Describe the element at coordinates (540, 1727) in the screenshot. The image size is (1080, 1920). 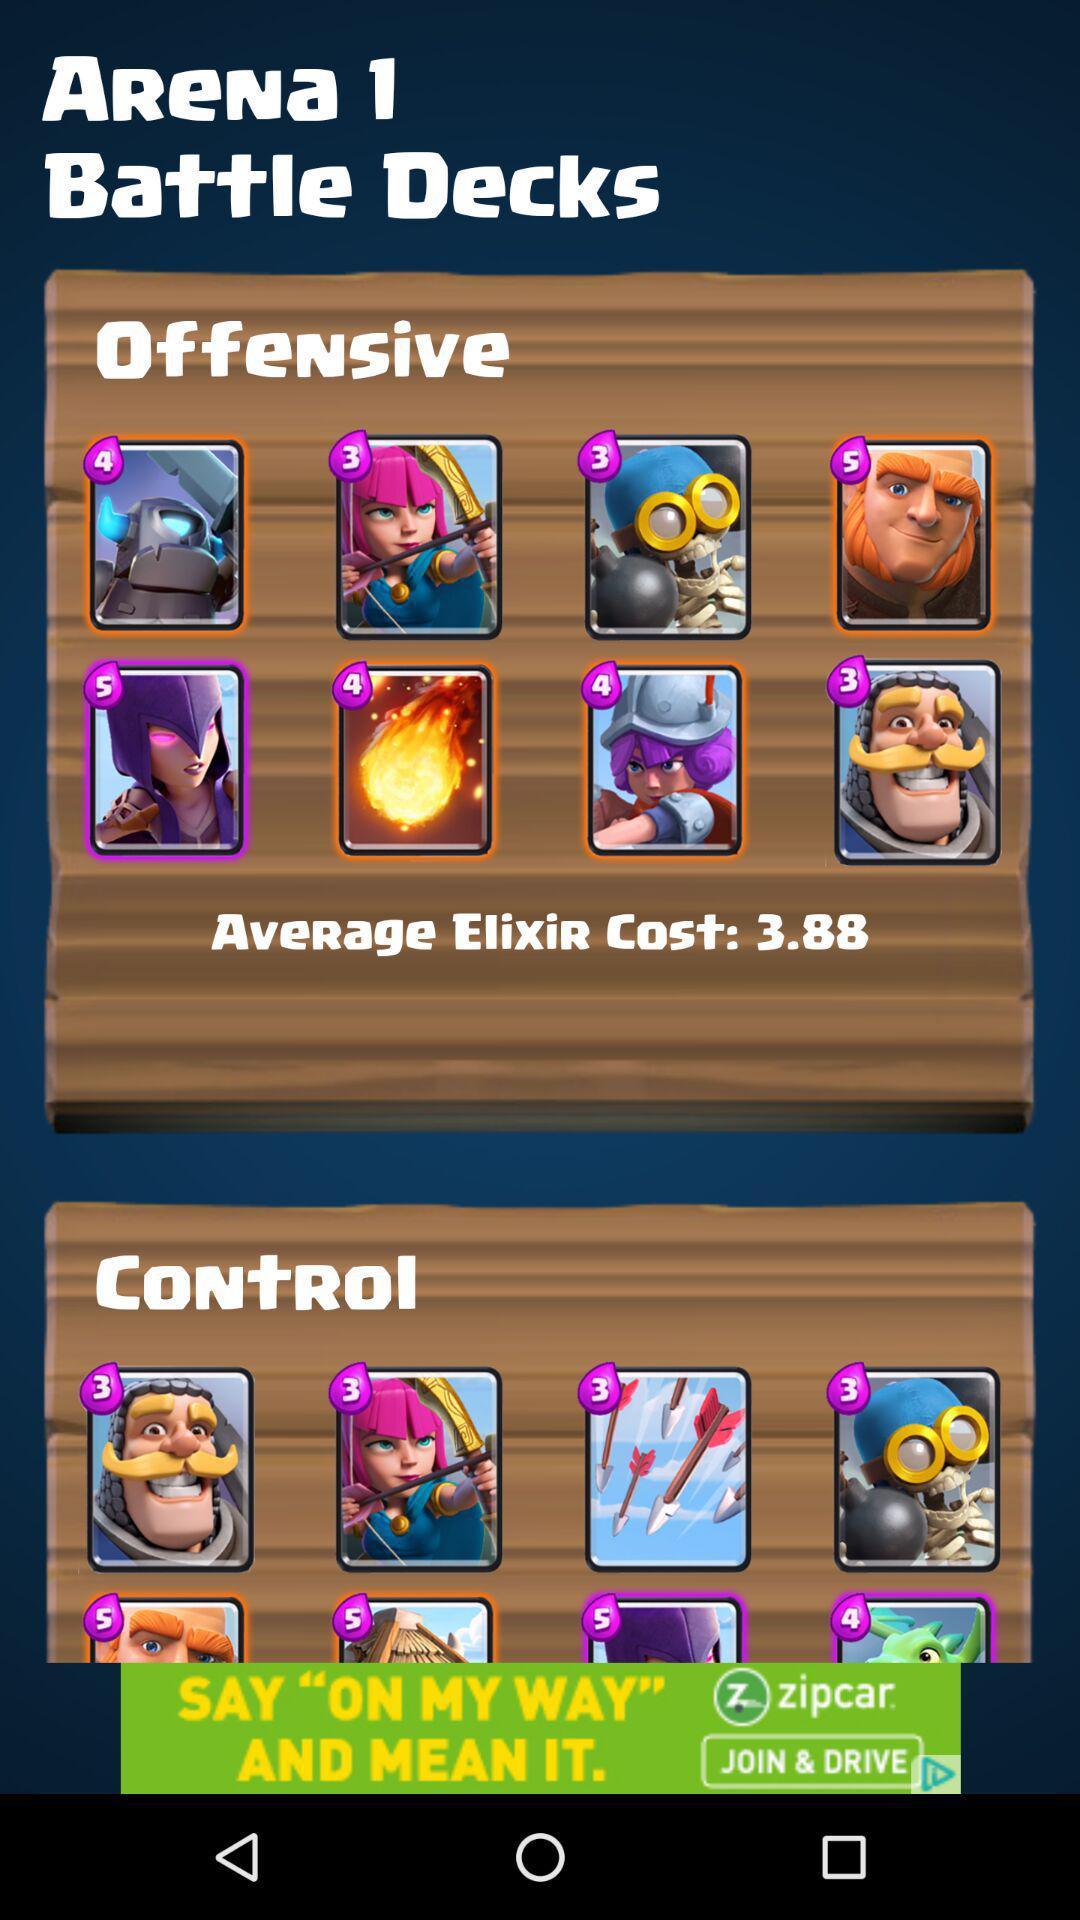
I see `advertisement button for zipcar` at that location.